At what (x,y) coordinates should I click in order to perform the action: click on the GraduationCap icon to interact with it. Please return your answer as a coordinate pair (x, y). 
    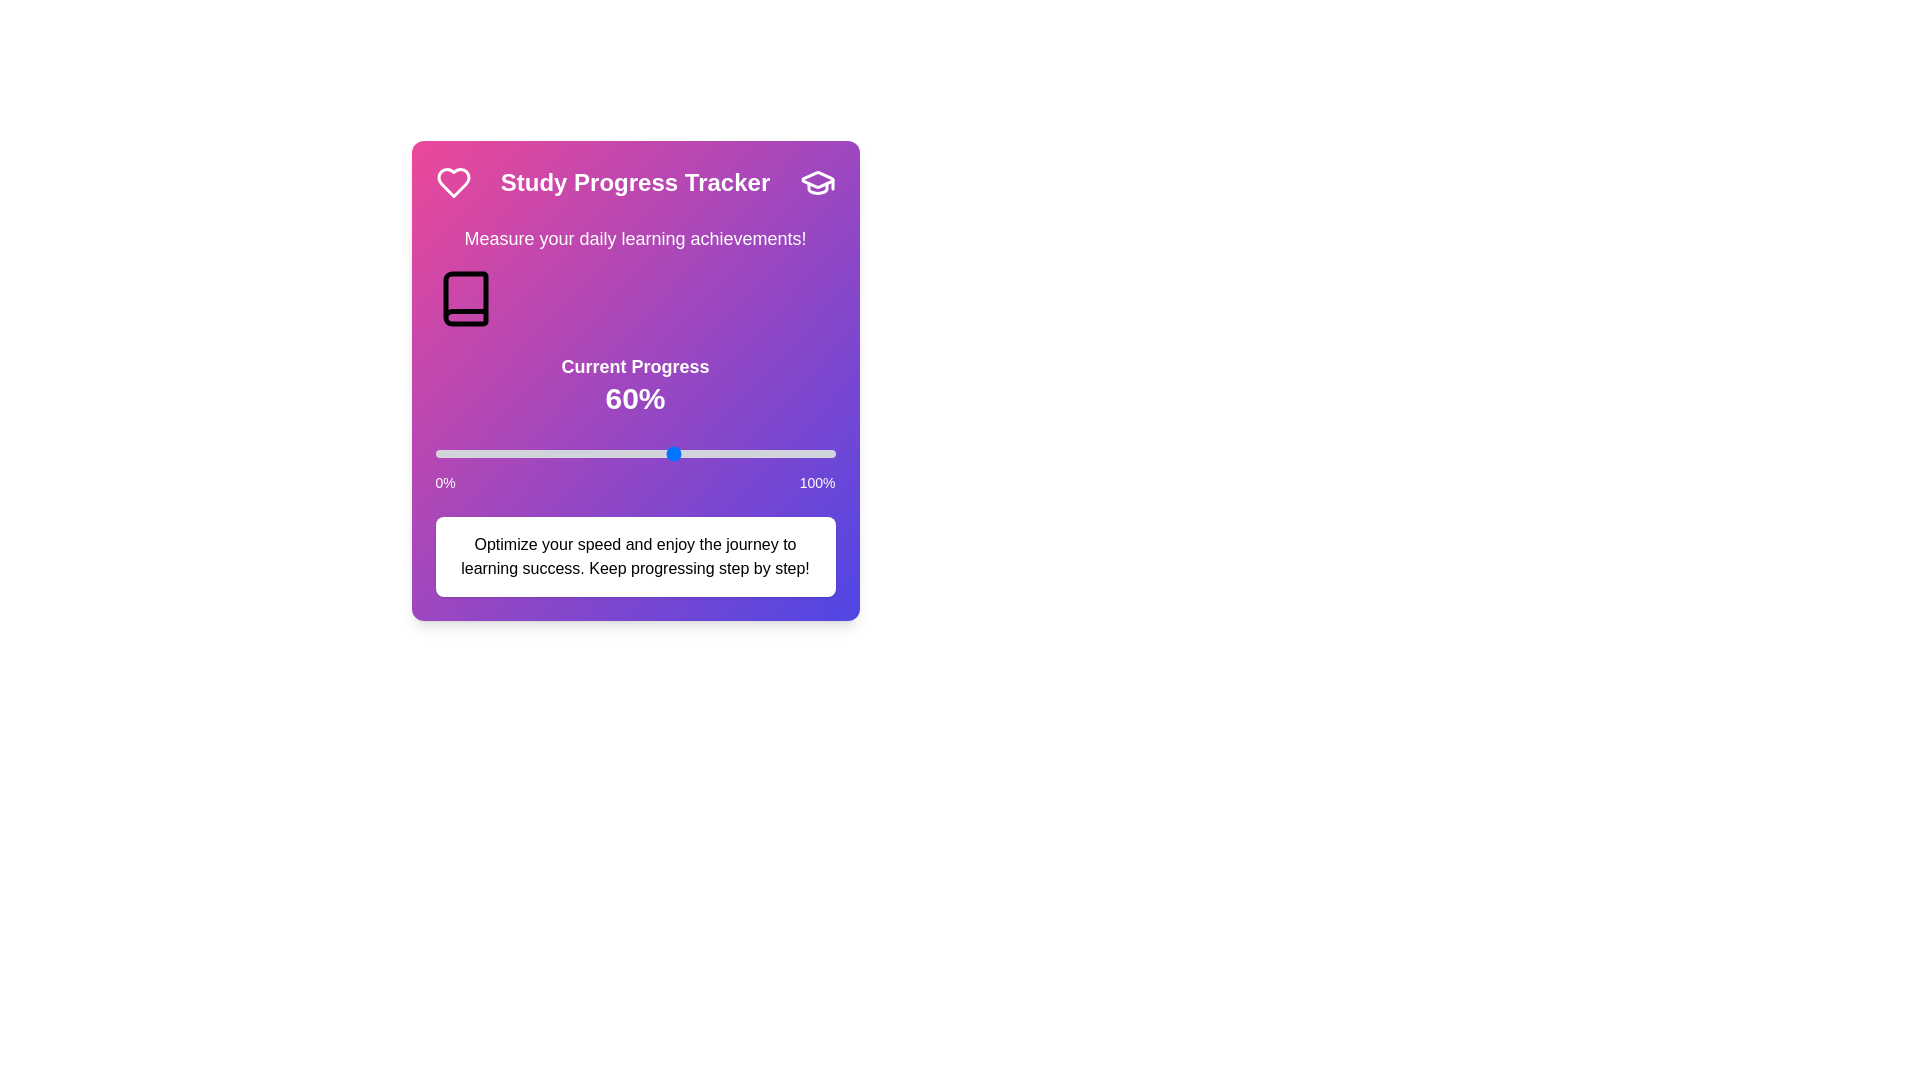
    Looking at the image, I should click on (817, 182).